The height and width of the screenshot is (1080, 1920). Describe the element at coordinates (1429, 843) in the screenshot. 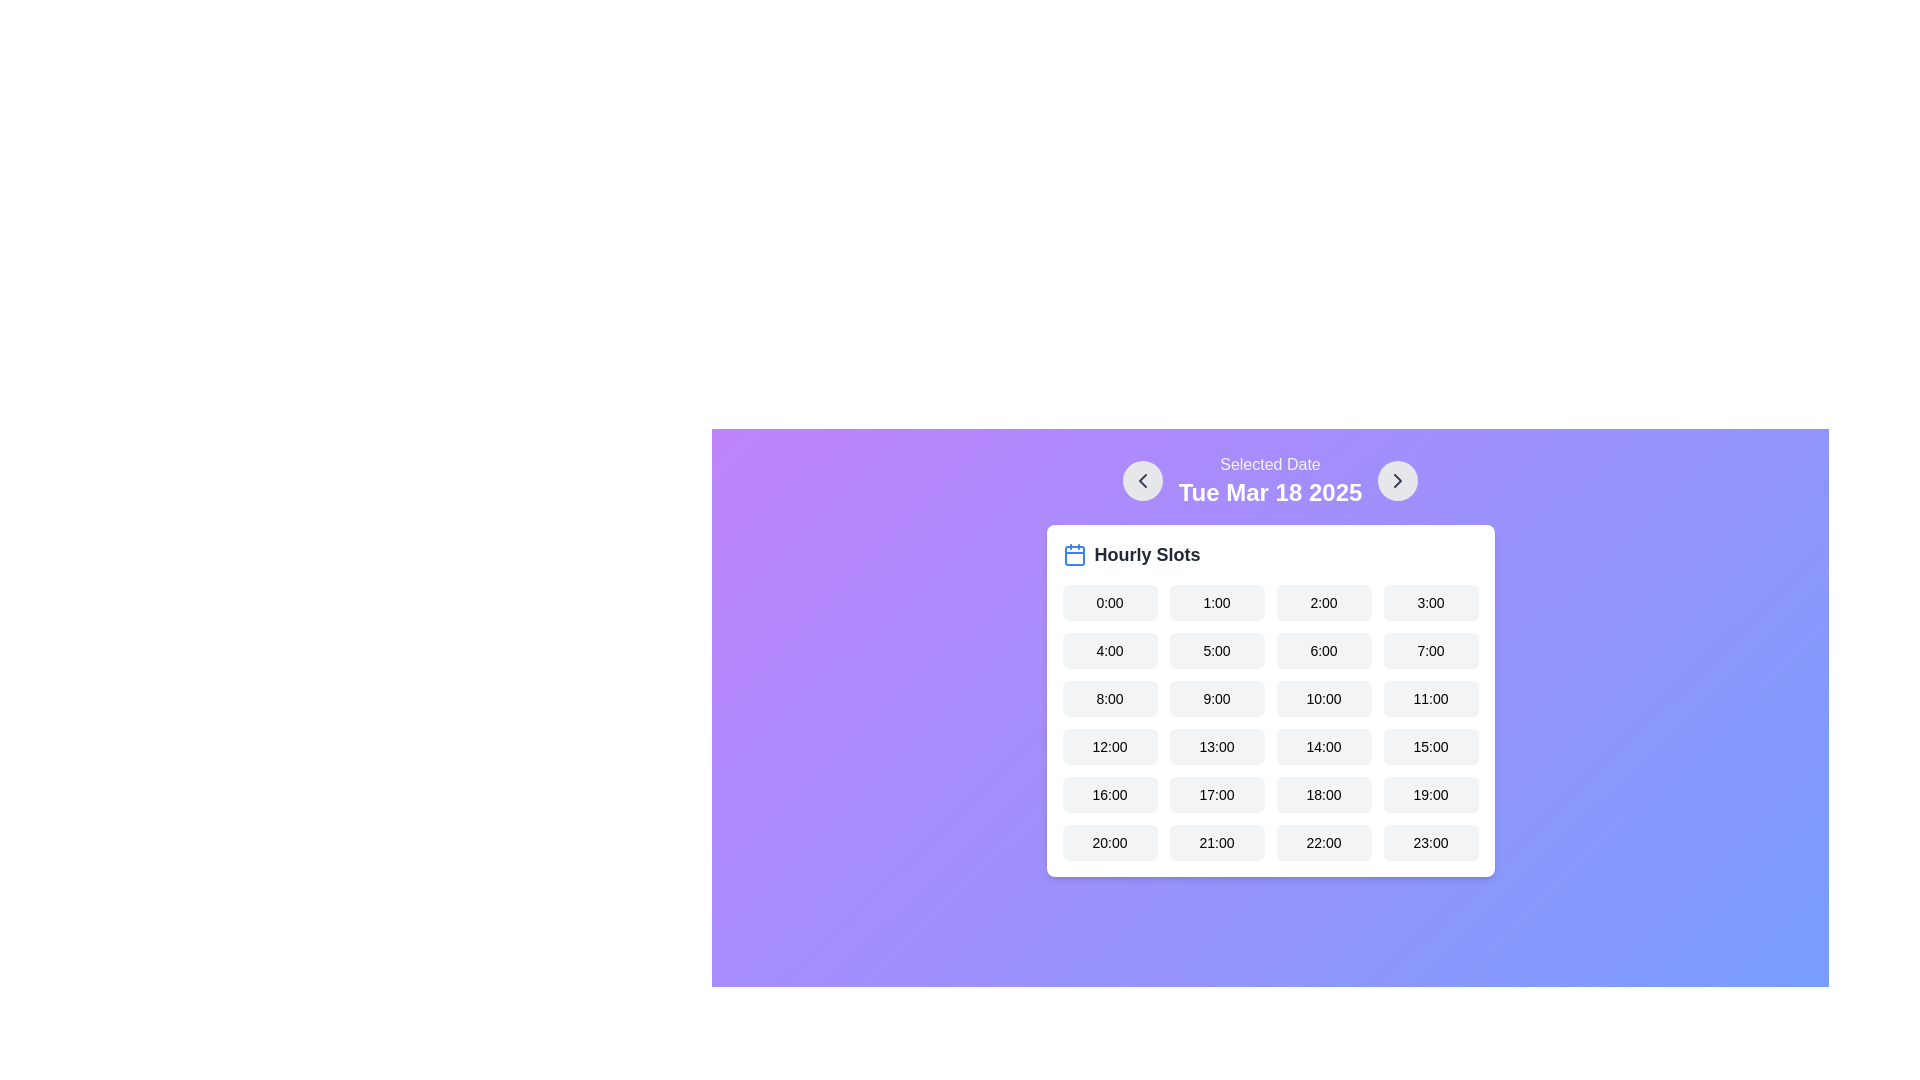

I see `the button located at the bottom right corner of the grid` at that location.